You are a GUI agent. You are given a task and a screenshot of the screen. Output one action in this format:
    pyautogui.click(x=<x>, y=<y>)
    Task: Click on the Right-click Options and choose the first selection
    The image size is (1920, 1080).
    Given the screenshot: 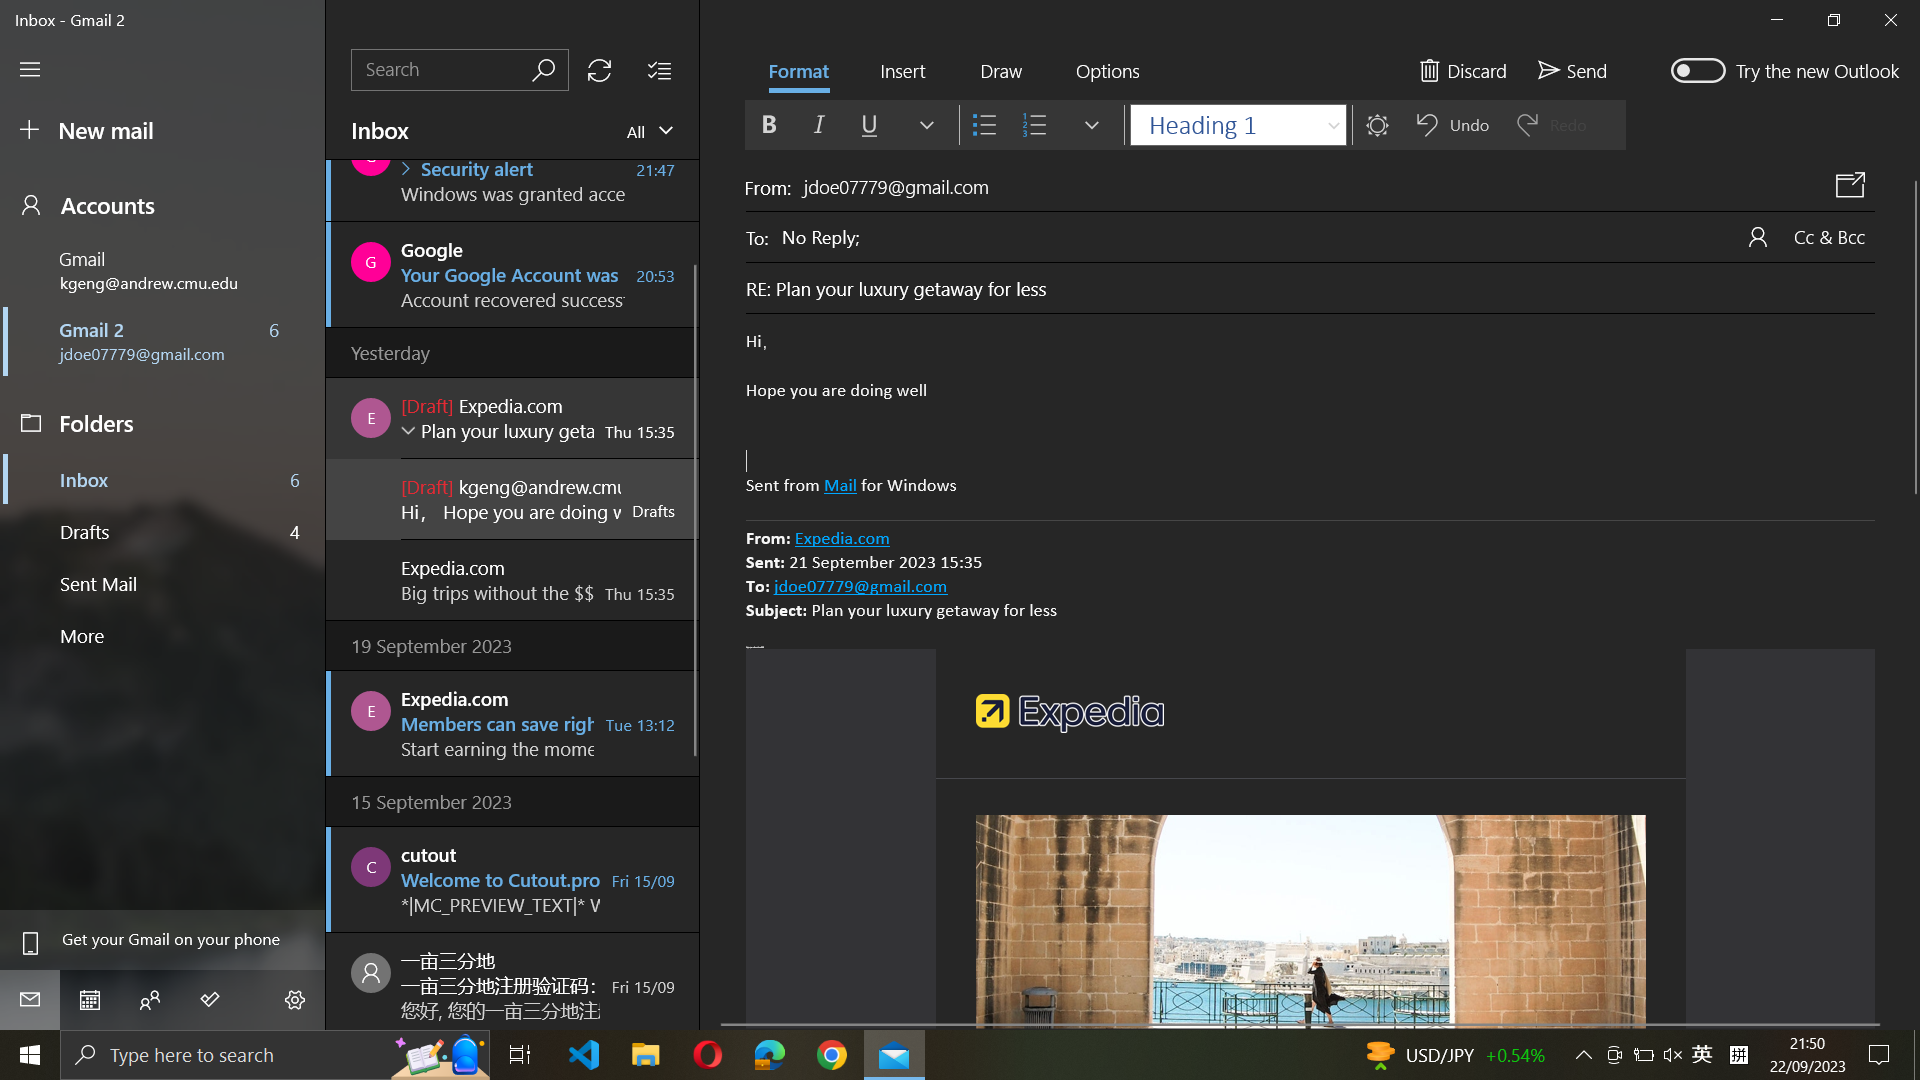 What is the action you would take?
    pyautogui.click(x=1106, y=71)
    